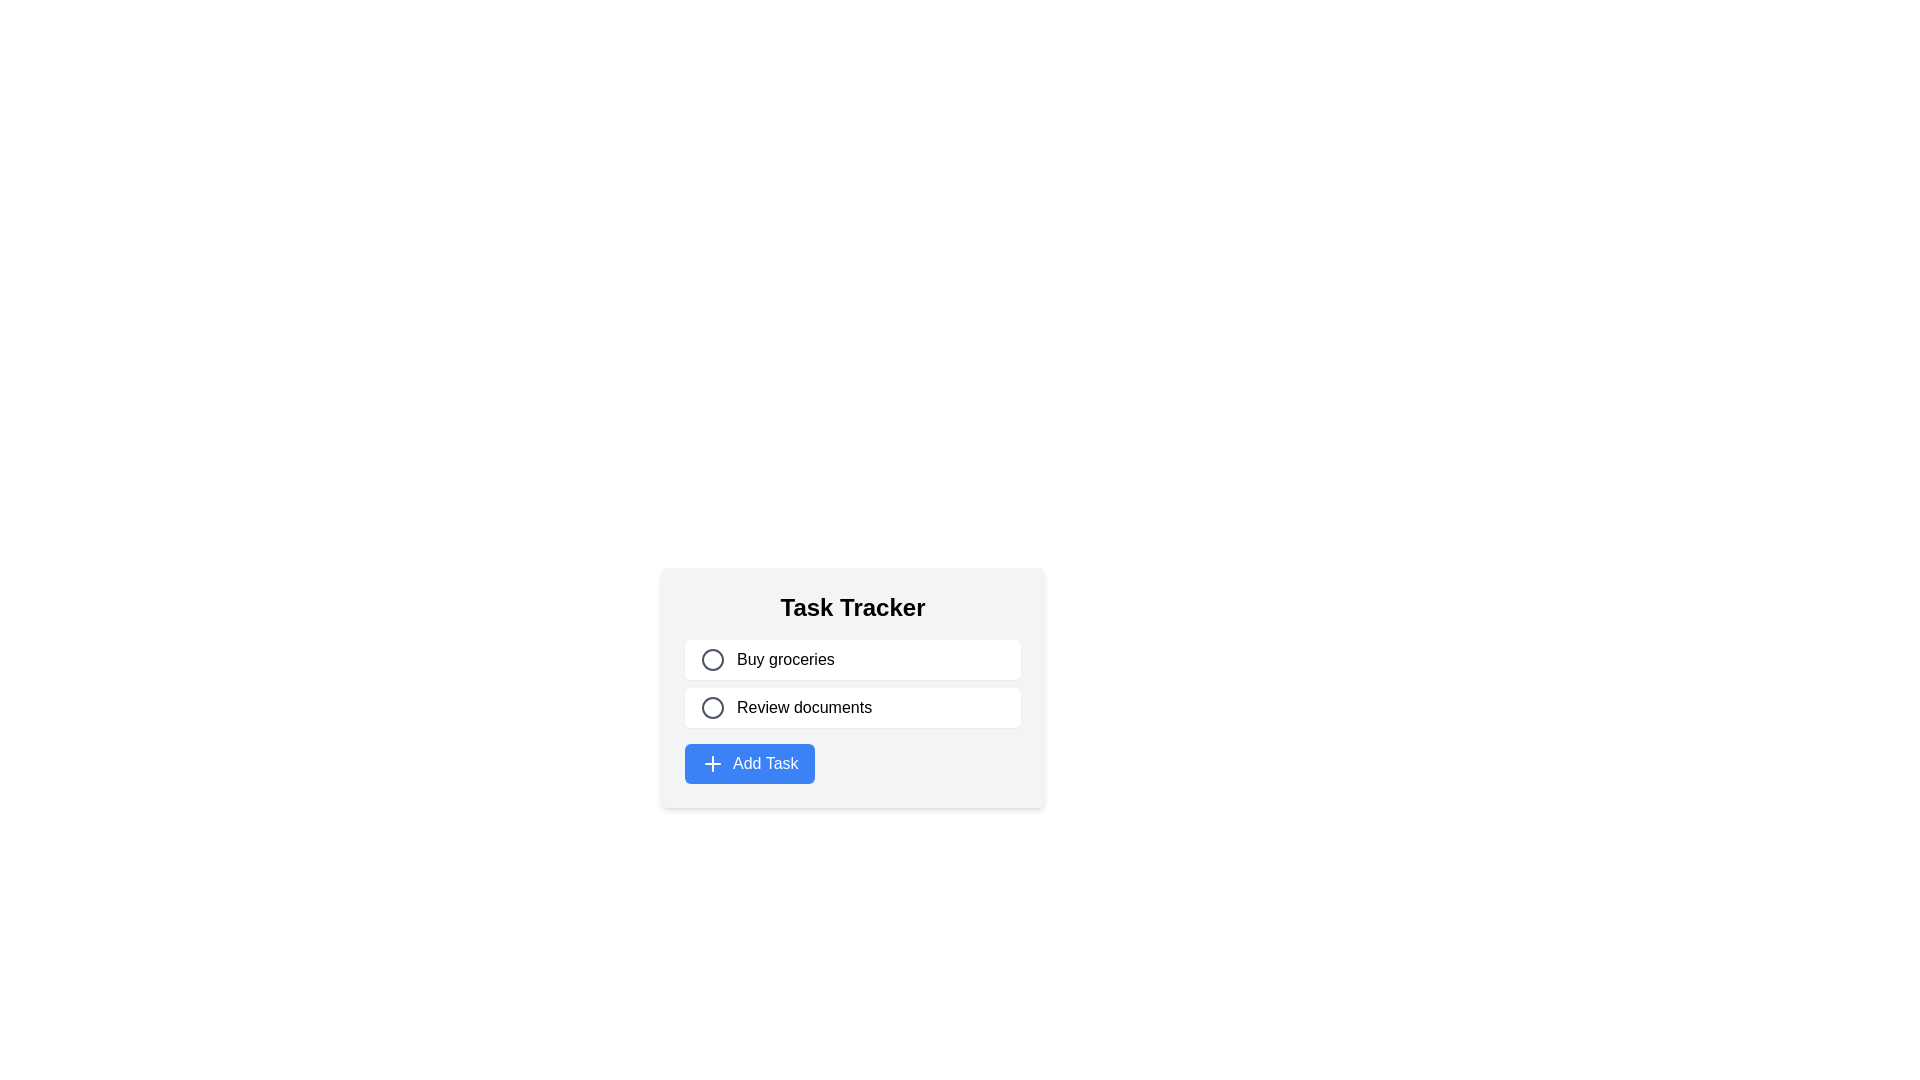 This screenshot has height=1080, width=1920. I want to click on the 'Review documents' text label, which is styled in black sans-serif font and is the second task in the 'Task Tracker' list, so click(804, 707).